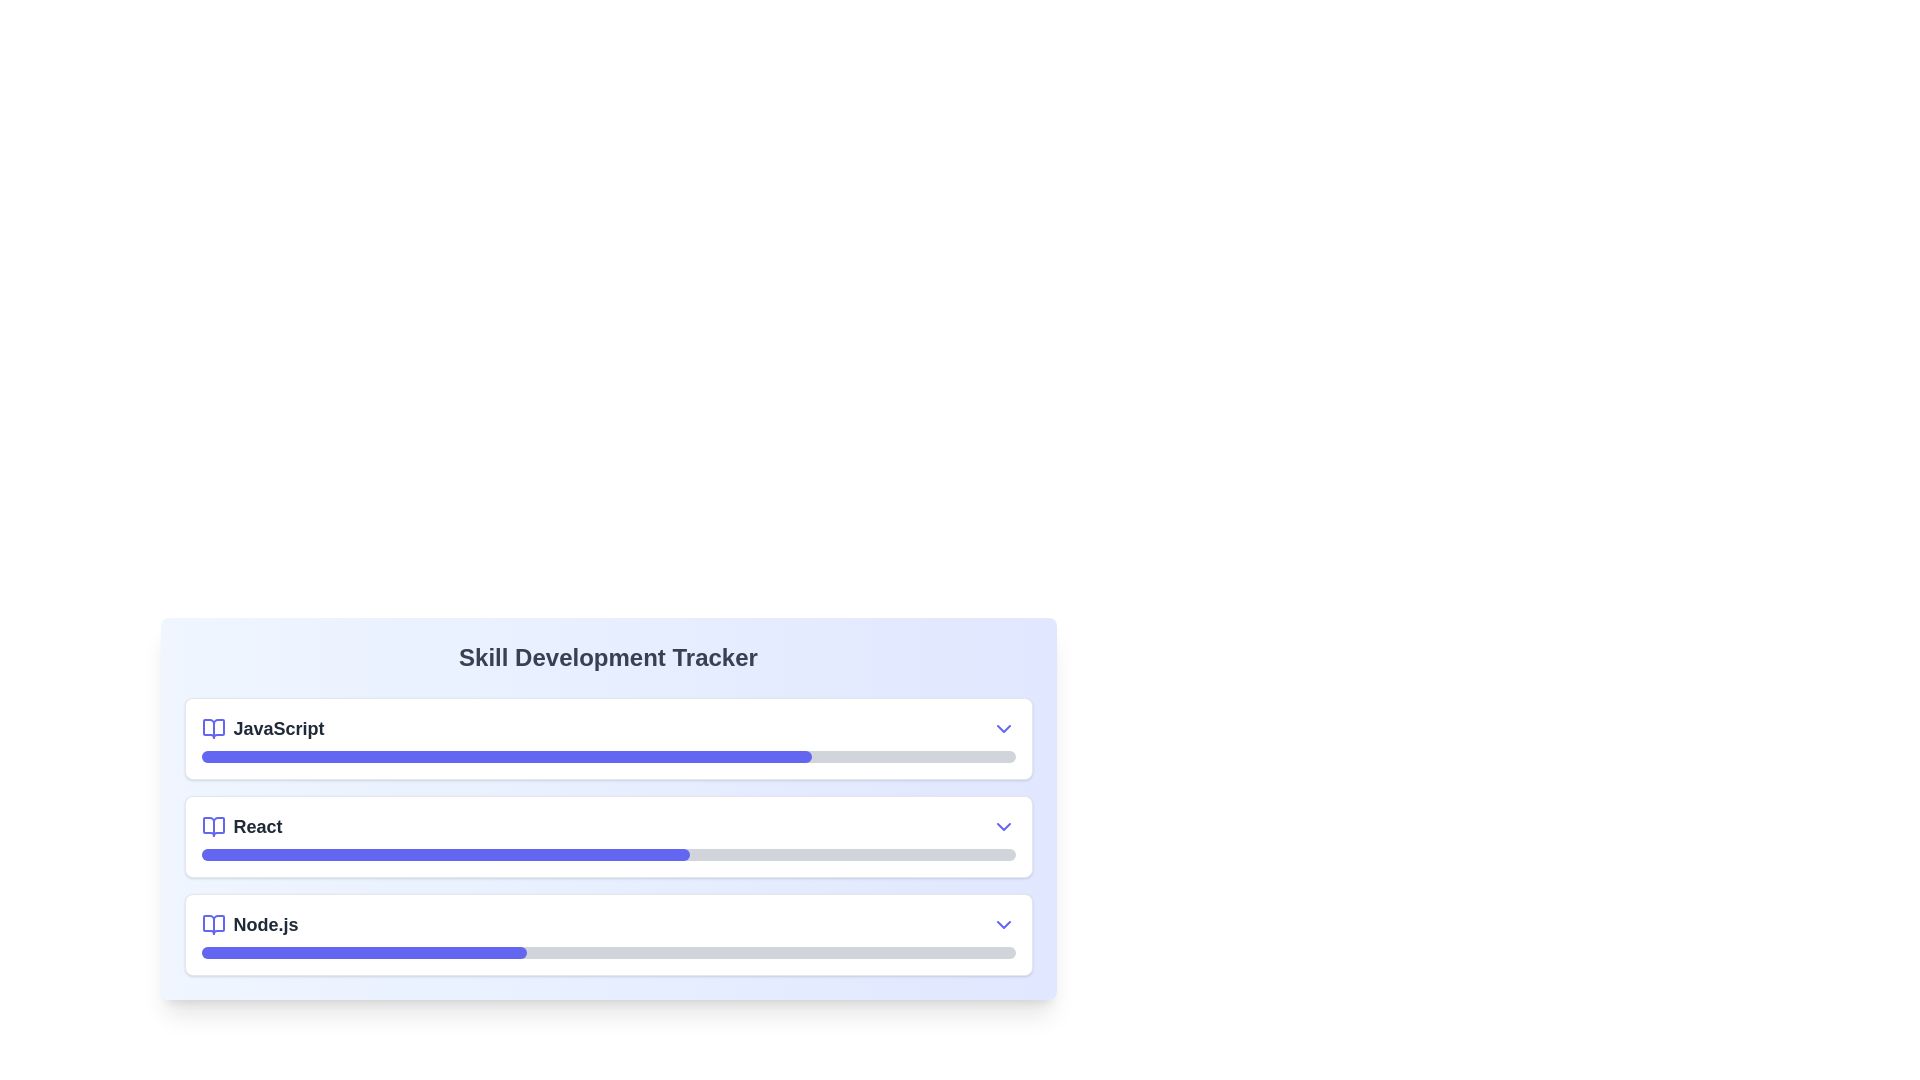 The width and height of the screenshot is (1920, 1080). I want to click on the progress bar, so click(794, 951).